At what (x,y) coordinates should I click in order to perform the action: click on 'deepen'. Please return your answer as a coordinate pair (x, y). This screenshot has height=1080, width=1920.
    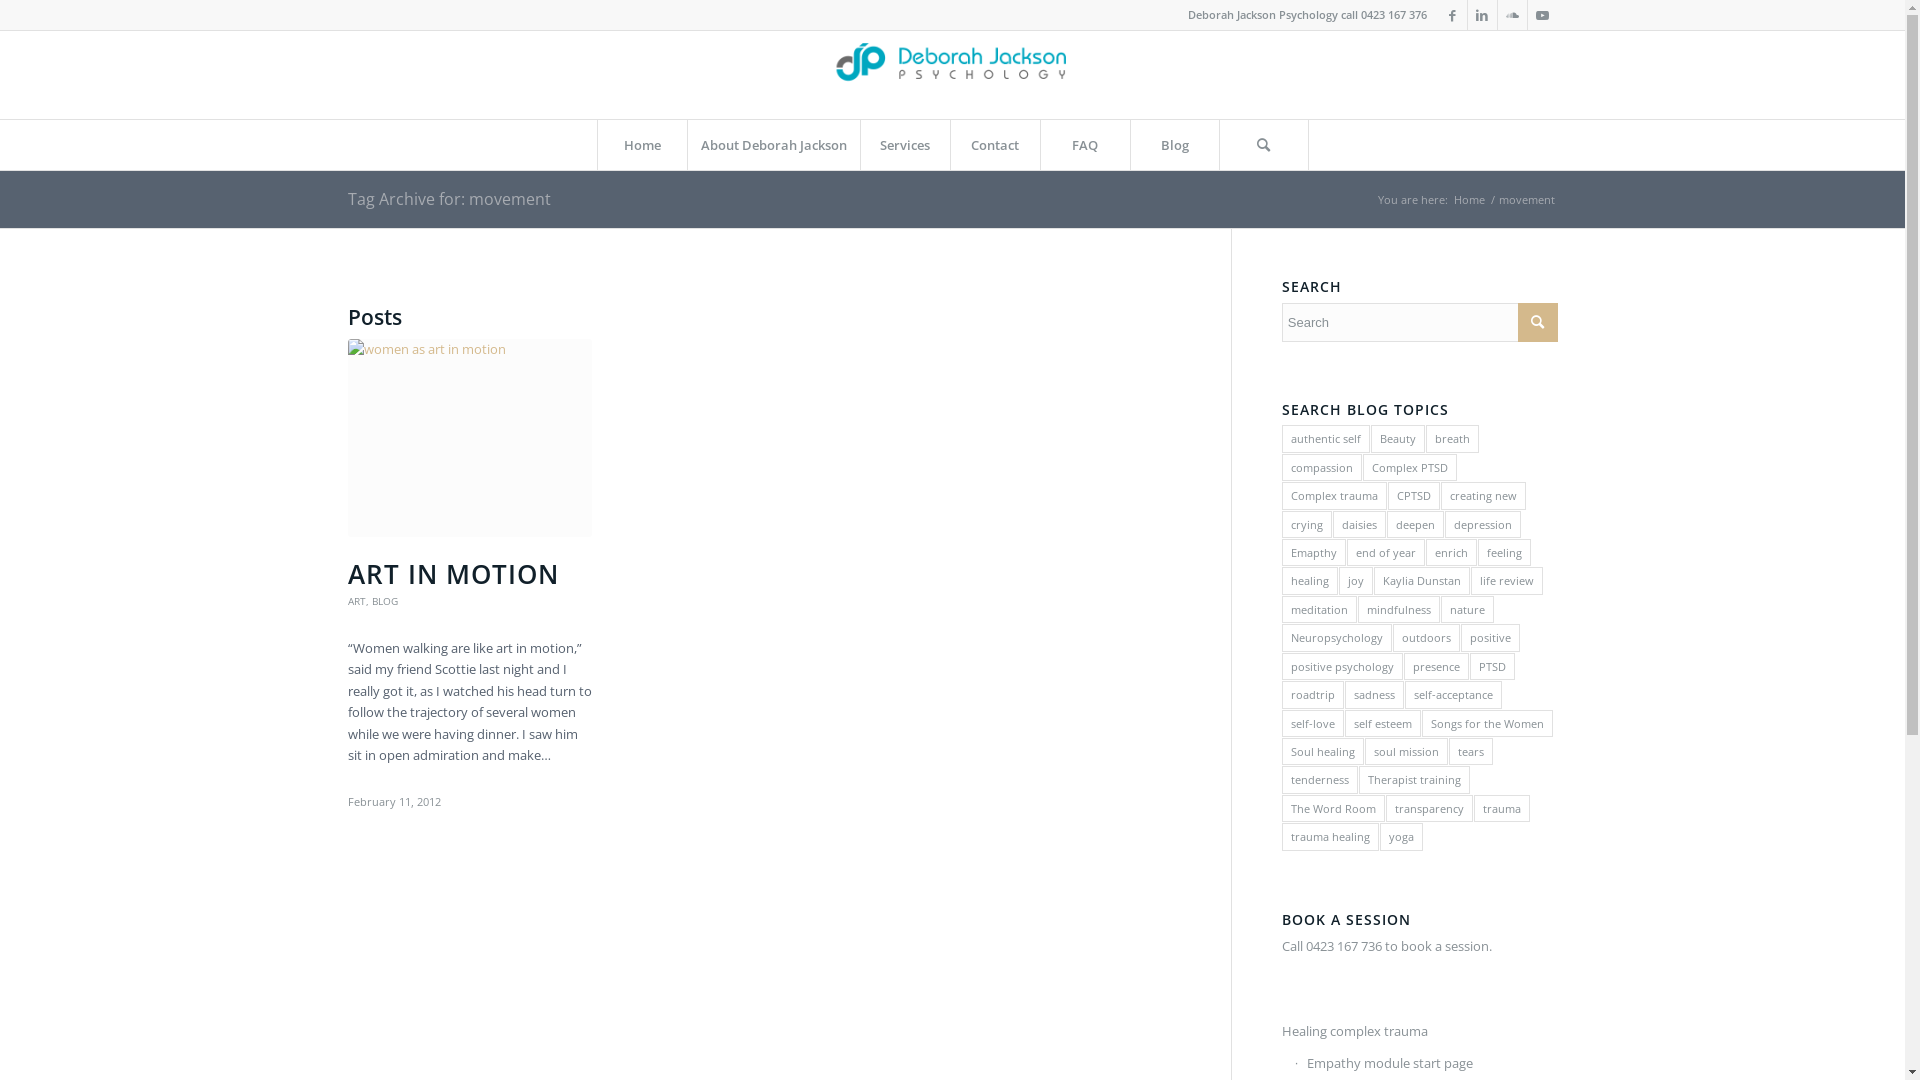
    Looking at the image, I should click on (1386, 523).